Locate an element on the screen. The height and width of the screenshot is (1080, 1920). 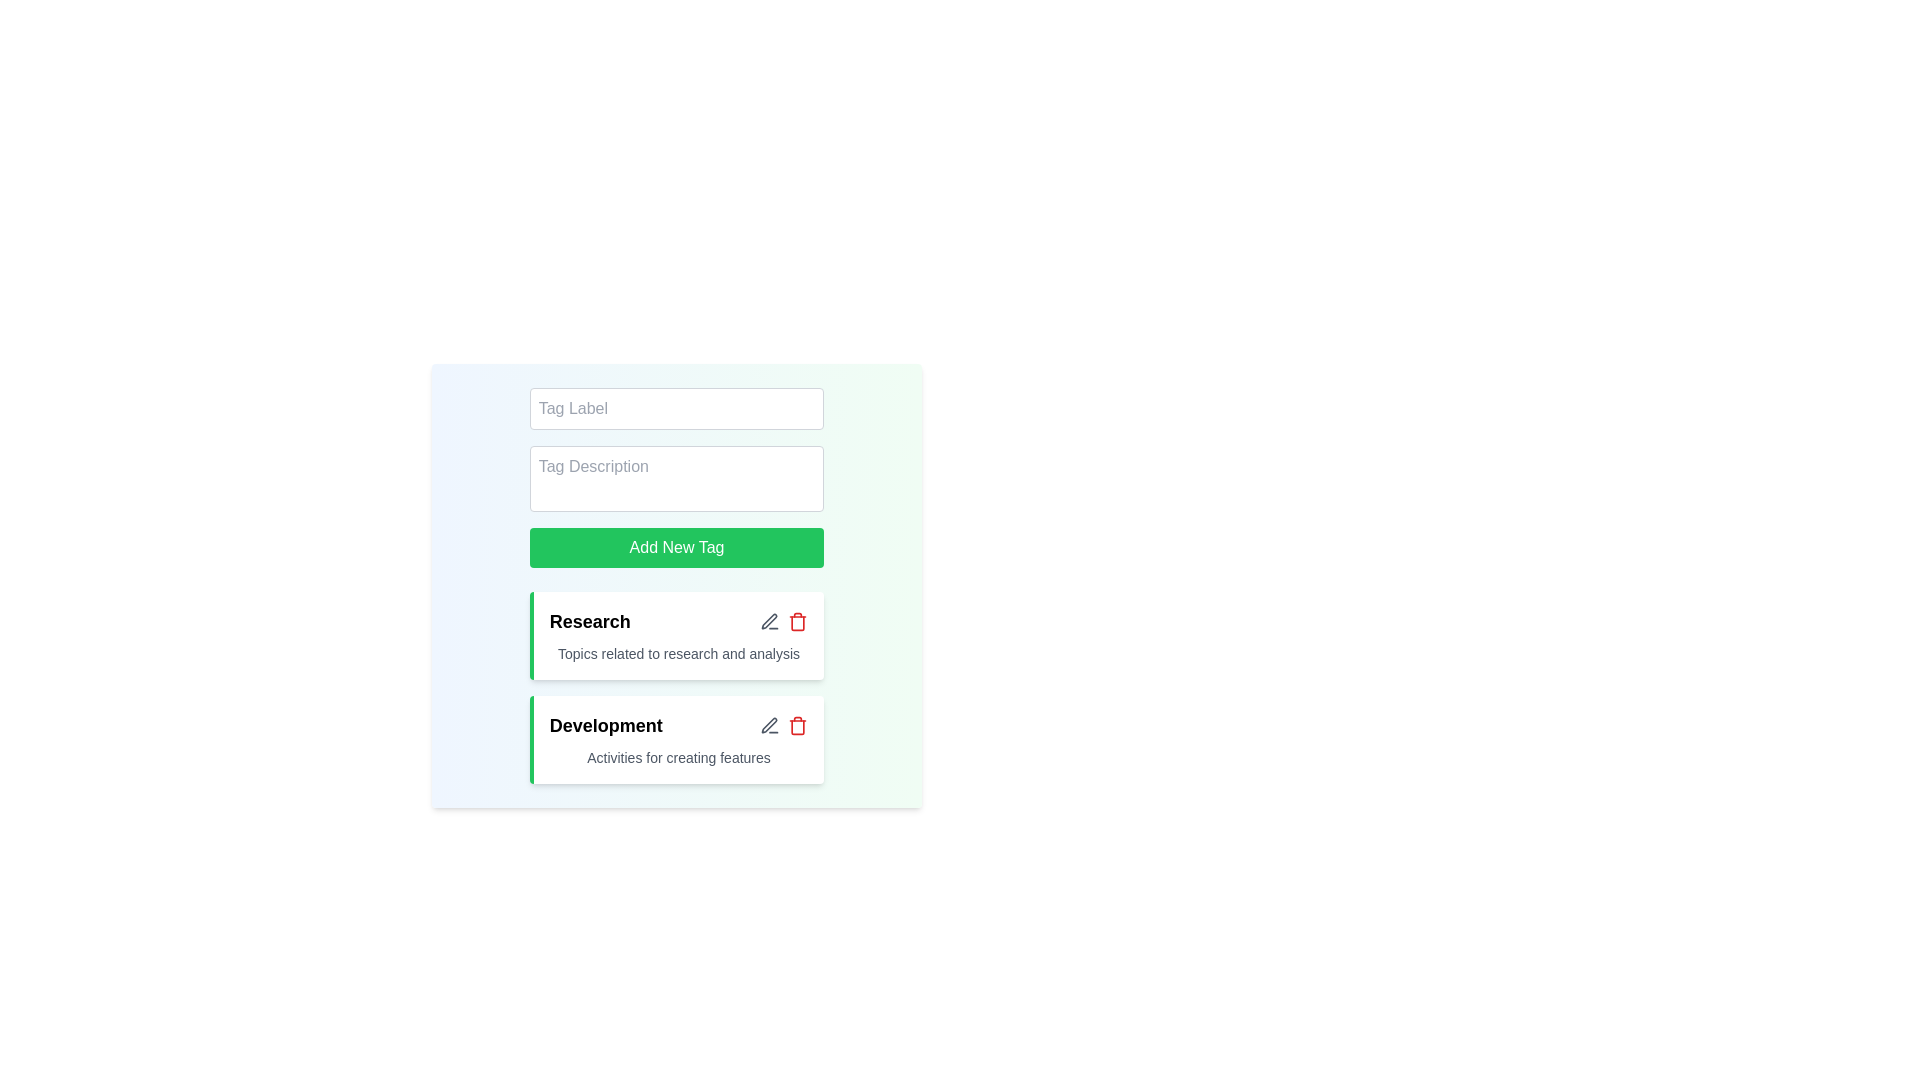
the title of the Information panel for the 'Development' category is located at coordinates (676, 740).